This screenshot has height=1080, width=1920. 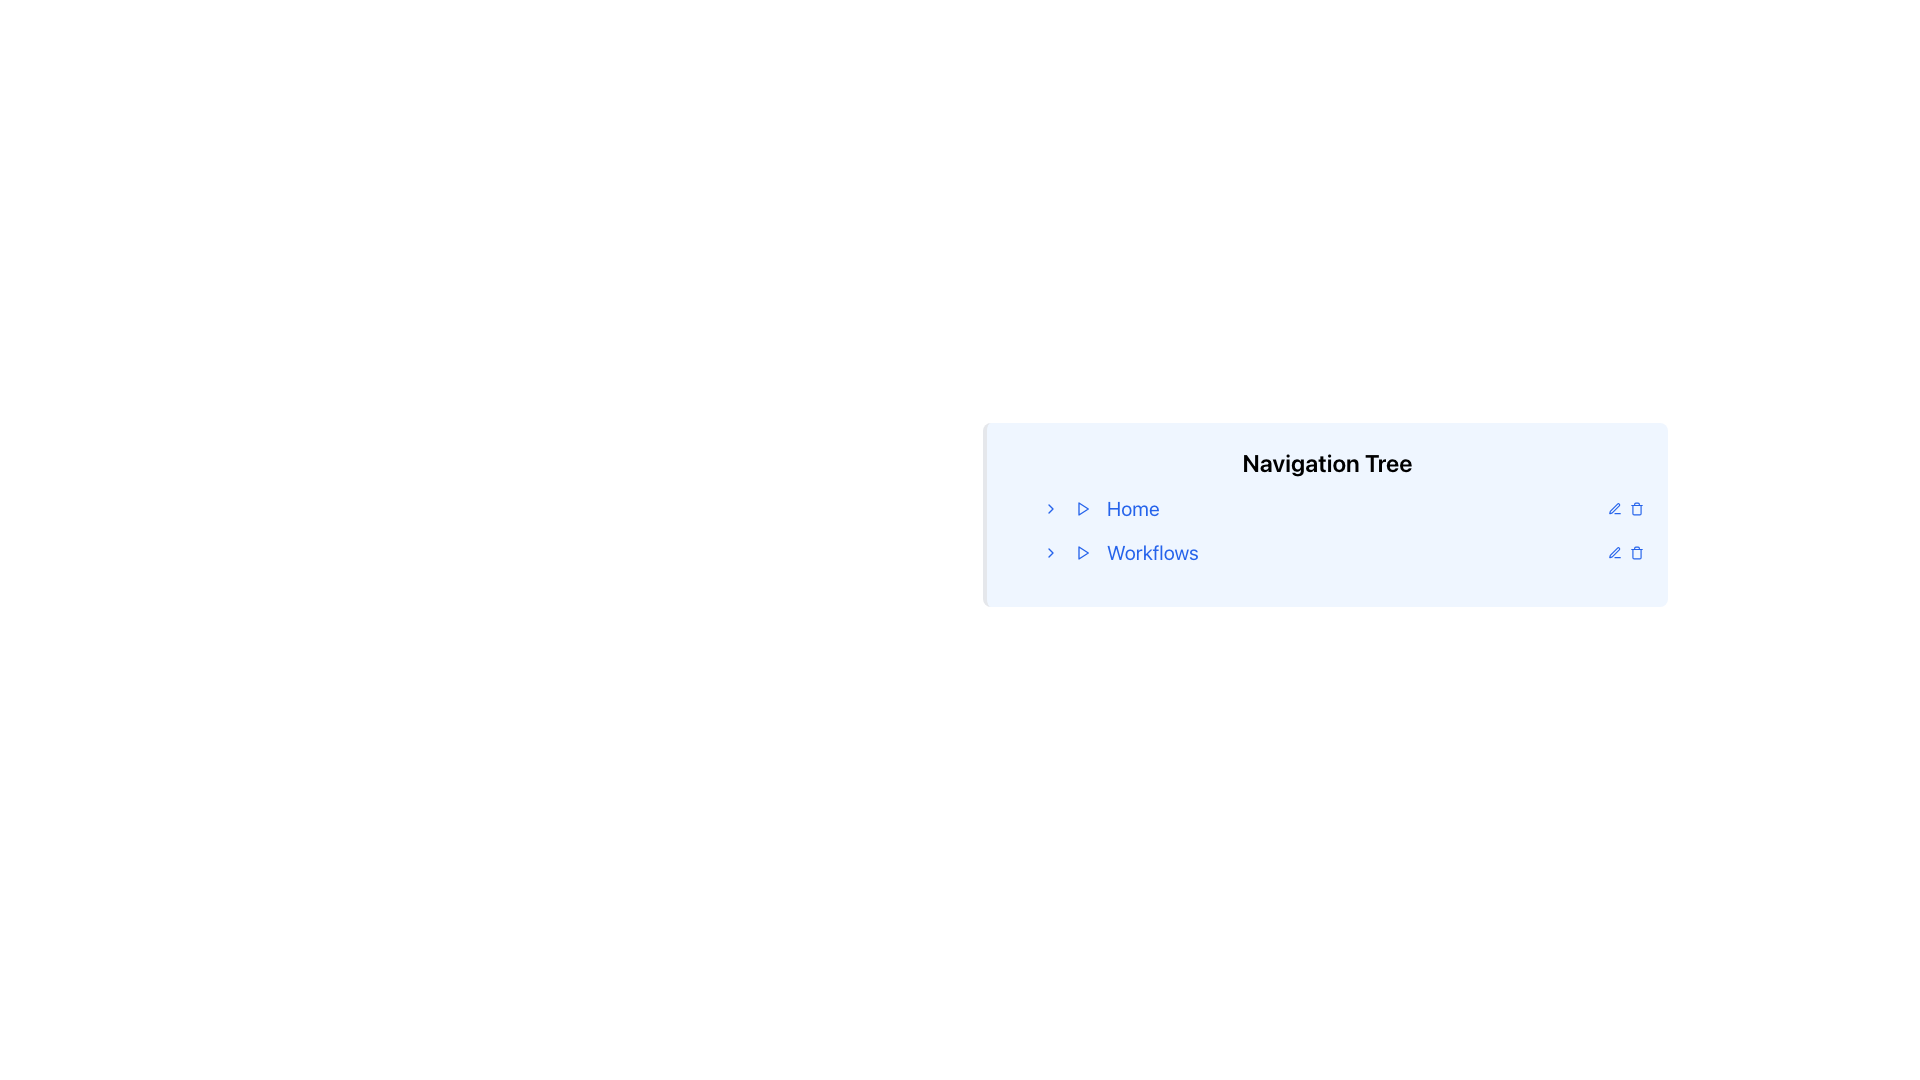 I want to click on the Edit icon button, which is represented by a blue pencil icon located in the bottom right of the Navigation Tree section, so click(x=1614, y=507).